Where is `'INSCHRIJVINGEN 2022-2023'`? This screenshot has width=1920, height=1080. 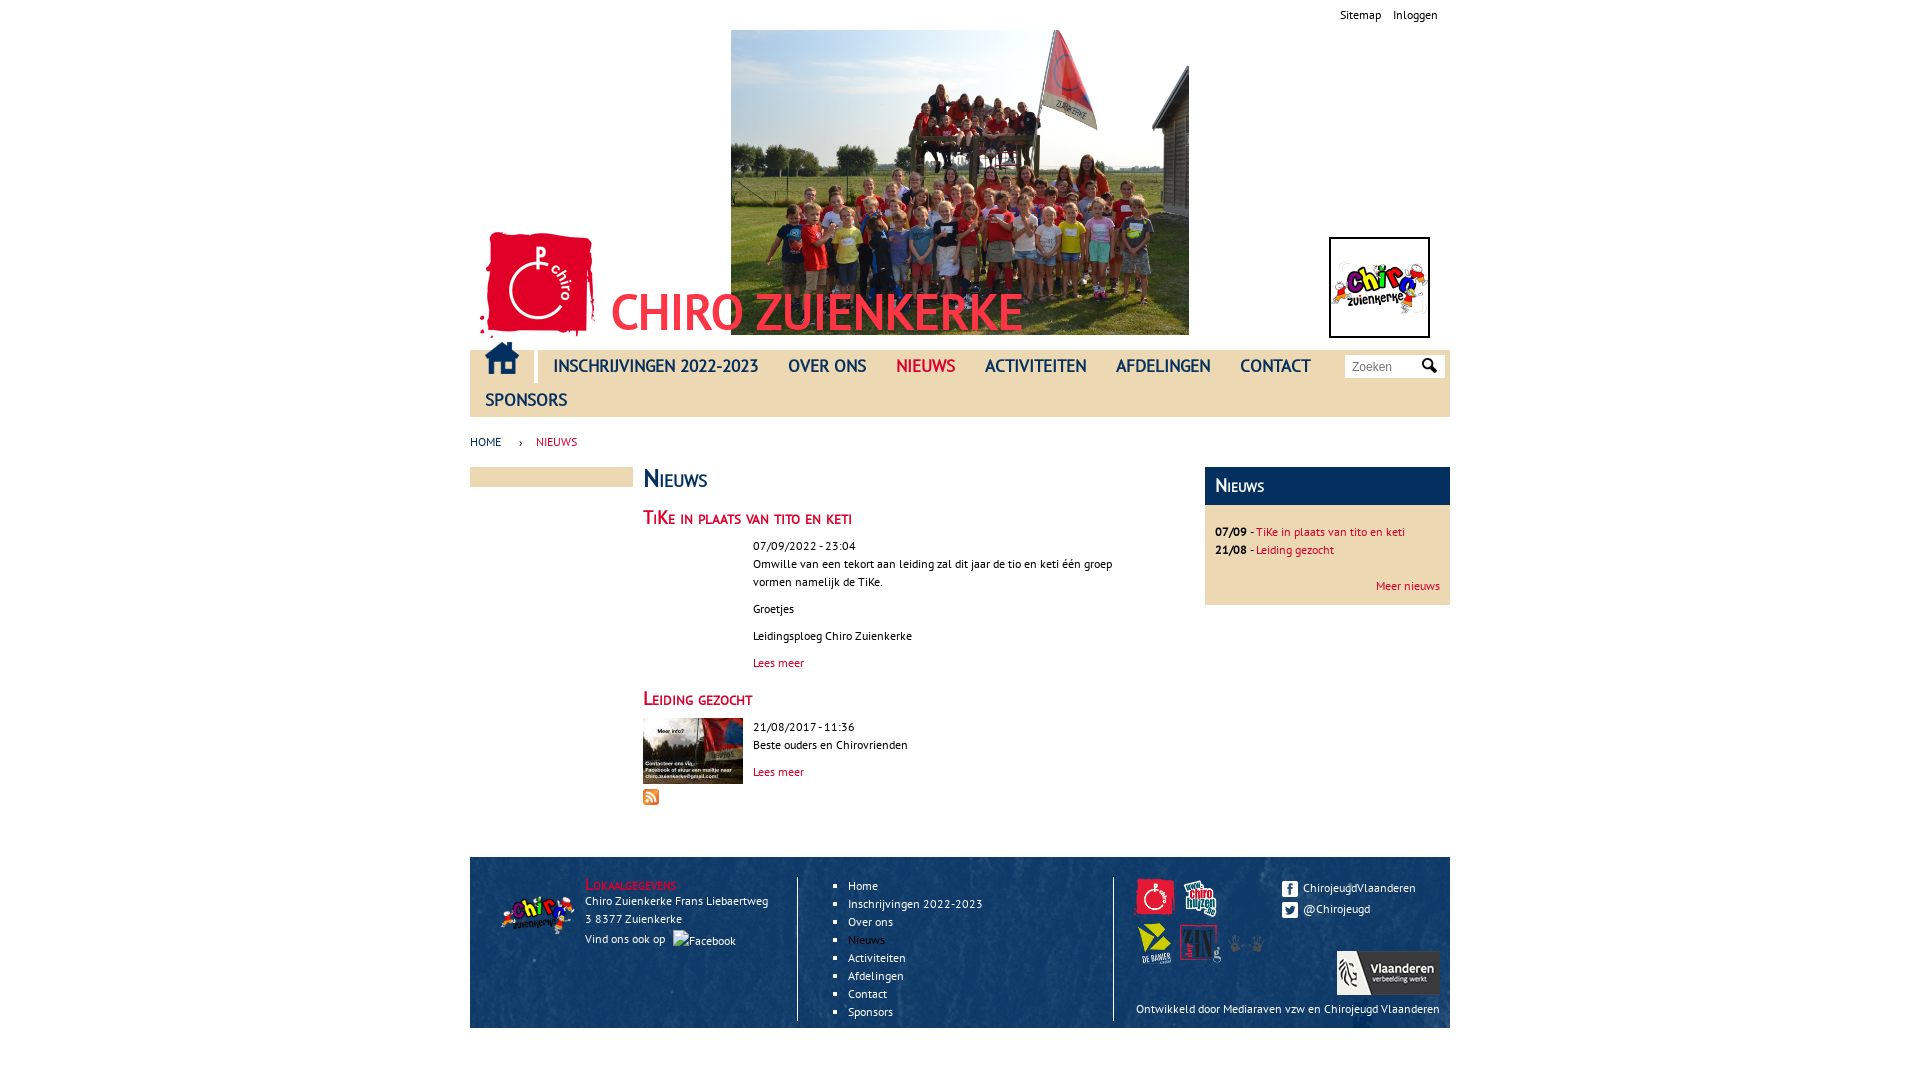 'INSCHRIJVINGEN 2022-2023' is located at coordinates (655, 366).